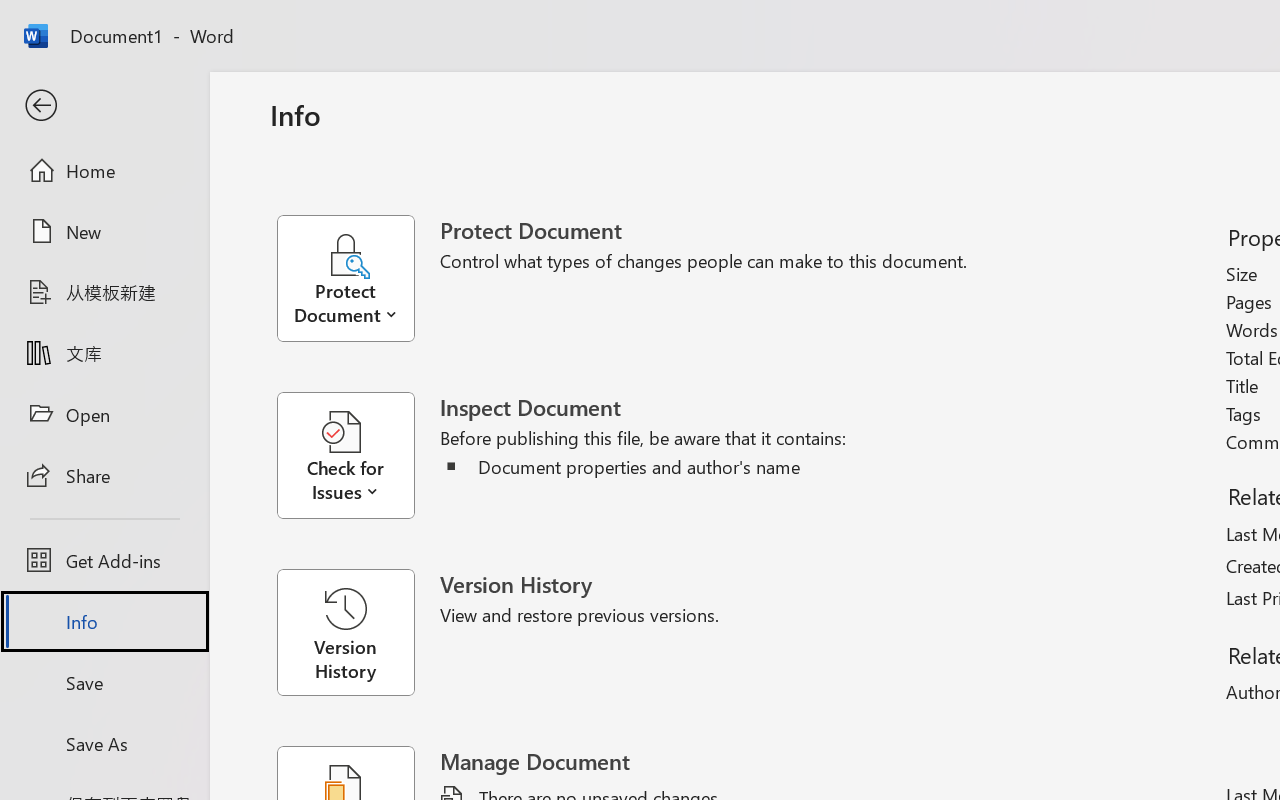 This screenshot has height=800, width=1280. Describe the element at coordinates (103, 560) in the screenshot. I see `'Get Add-ins'` at that location.